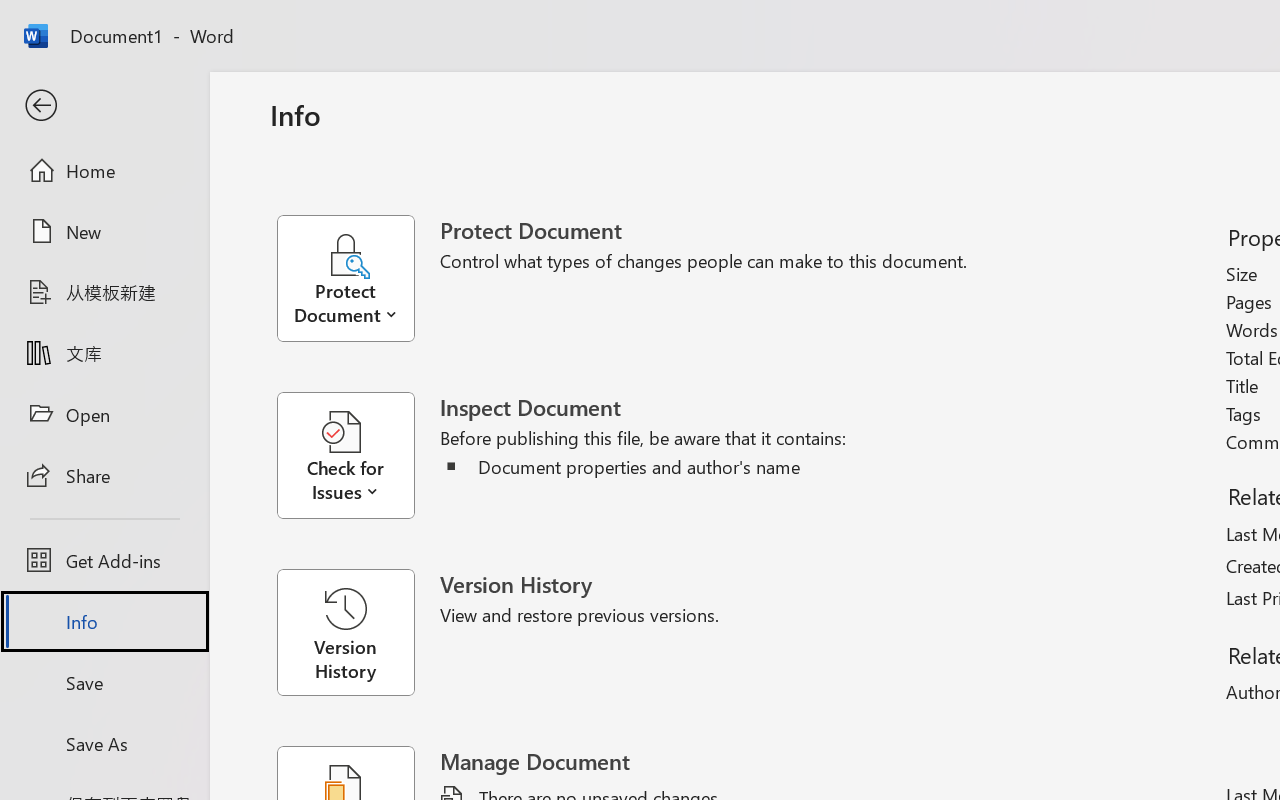 This screenshot has height=800, width=1280. Describe the element at coordinates (103, 560) in the screenshot. I see `'Get Add-ins'` at that location.